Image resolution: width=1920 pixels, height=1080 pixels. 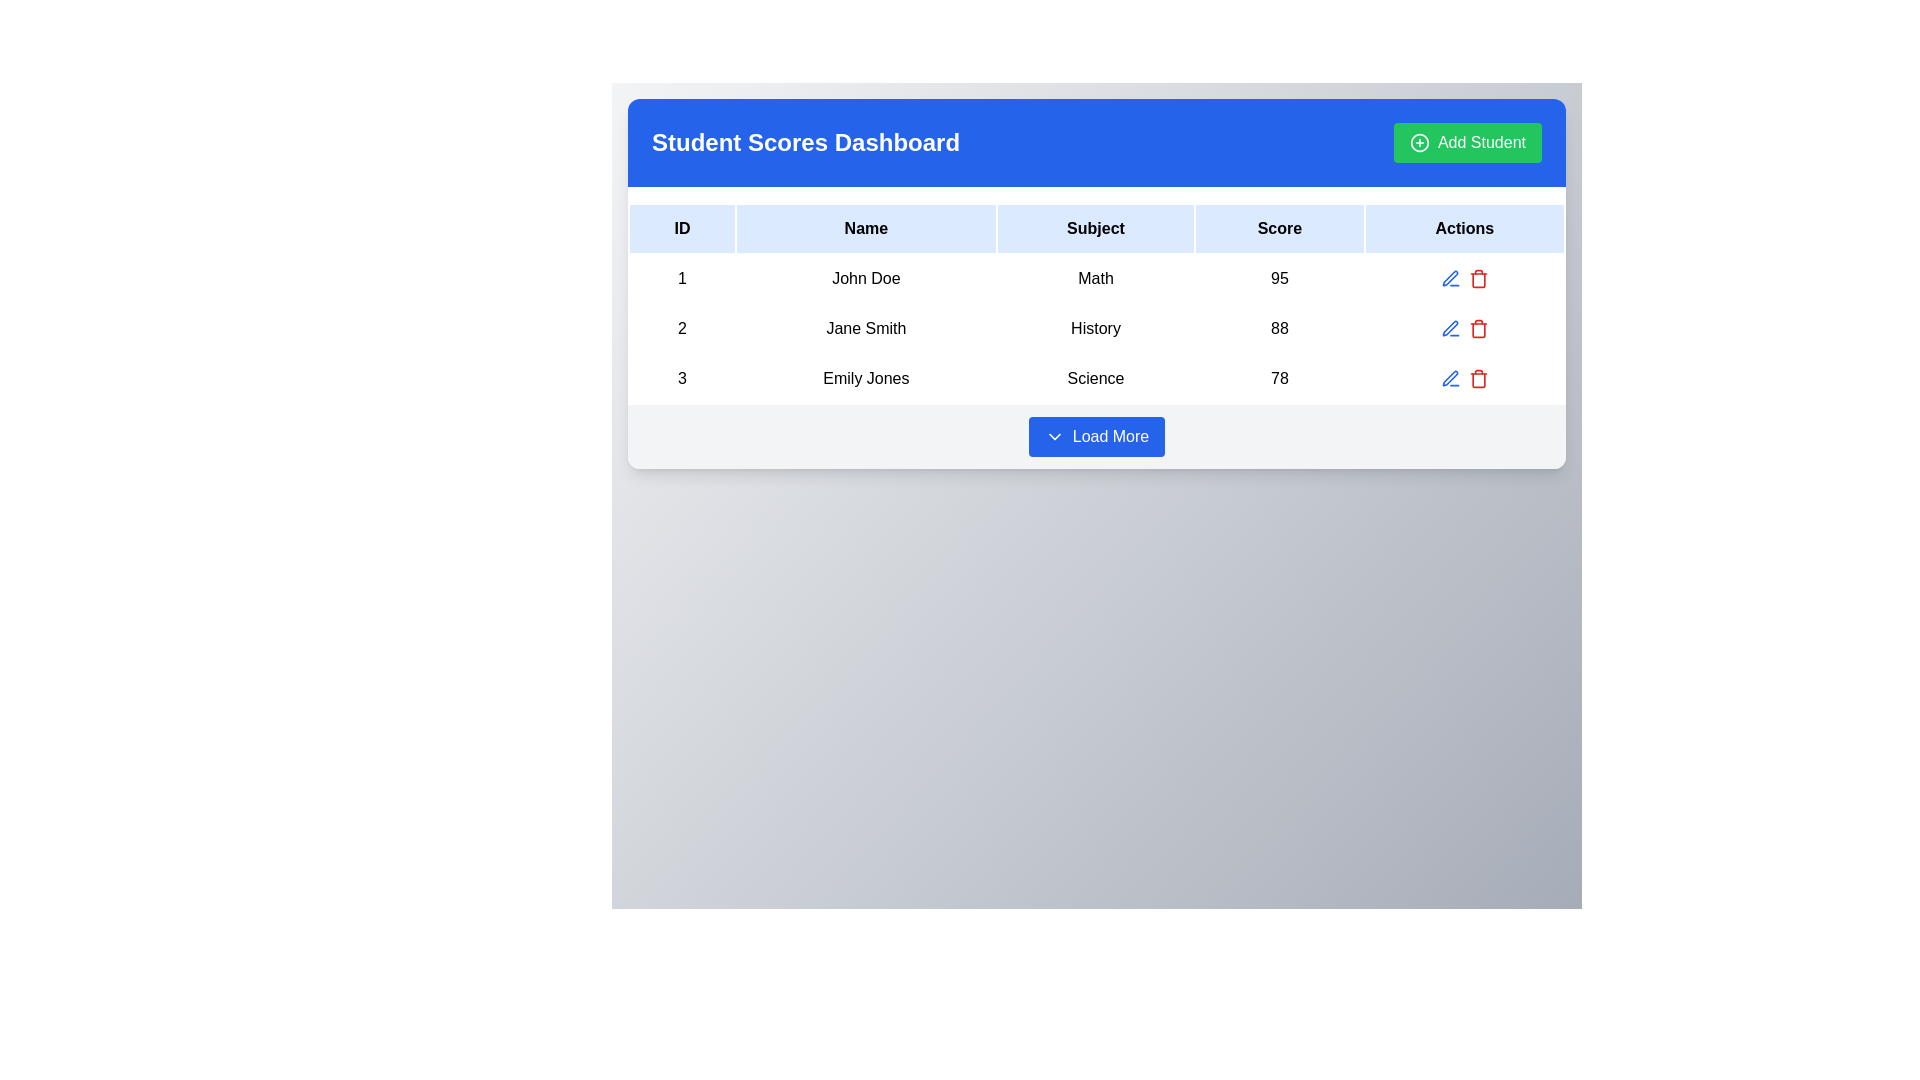 I want to click on the edit button with a pen icon located in the 'Actions' column of the second row of the table, so click(x=1450, y=327).